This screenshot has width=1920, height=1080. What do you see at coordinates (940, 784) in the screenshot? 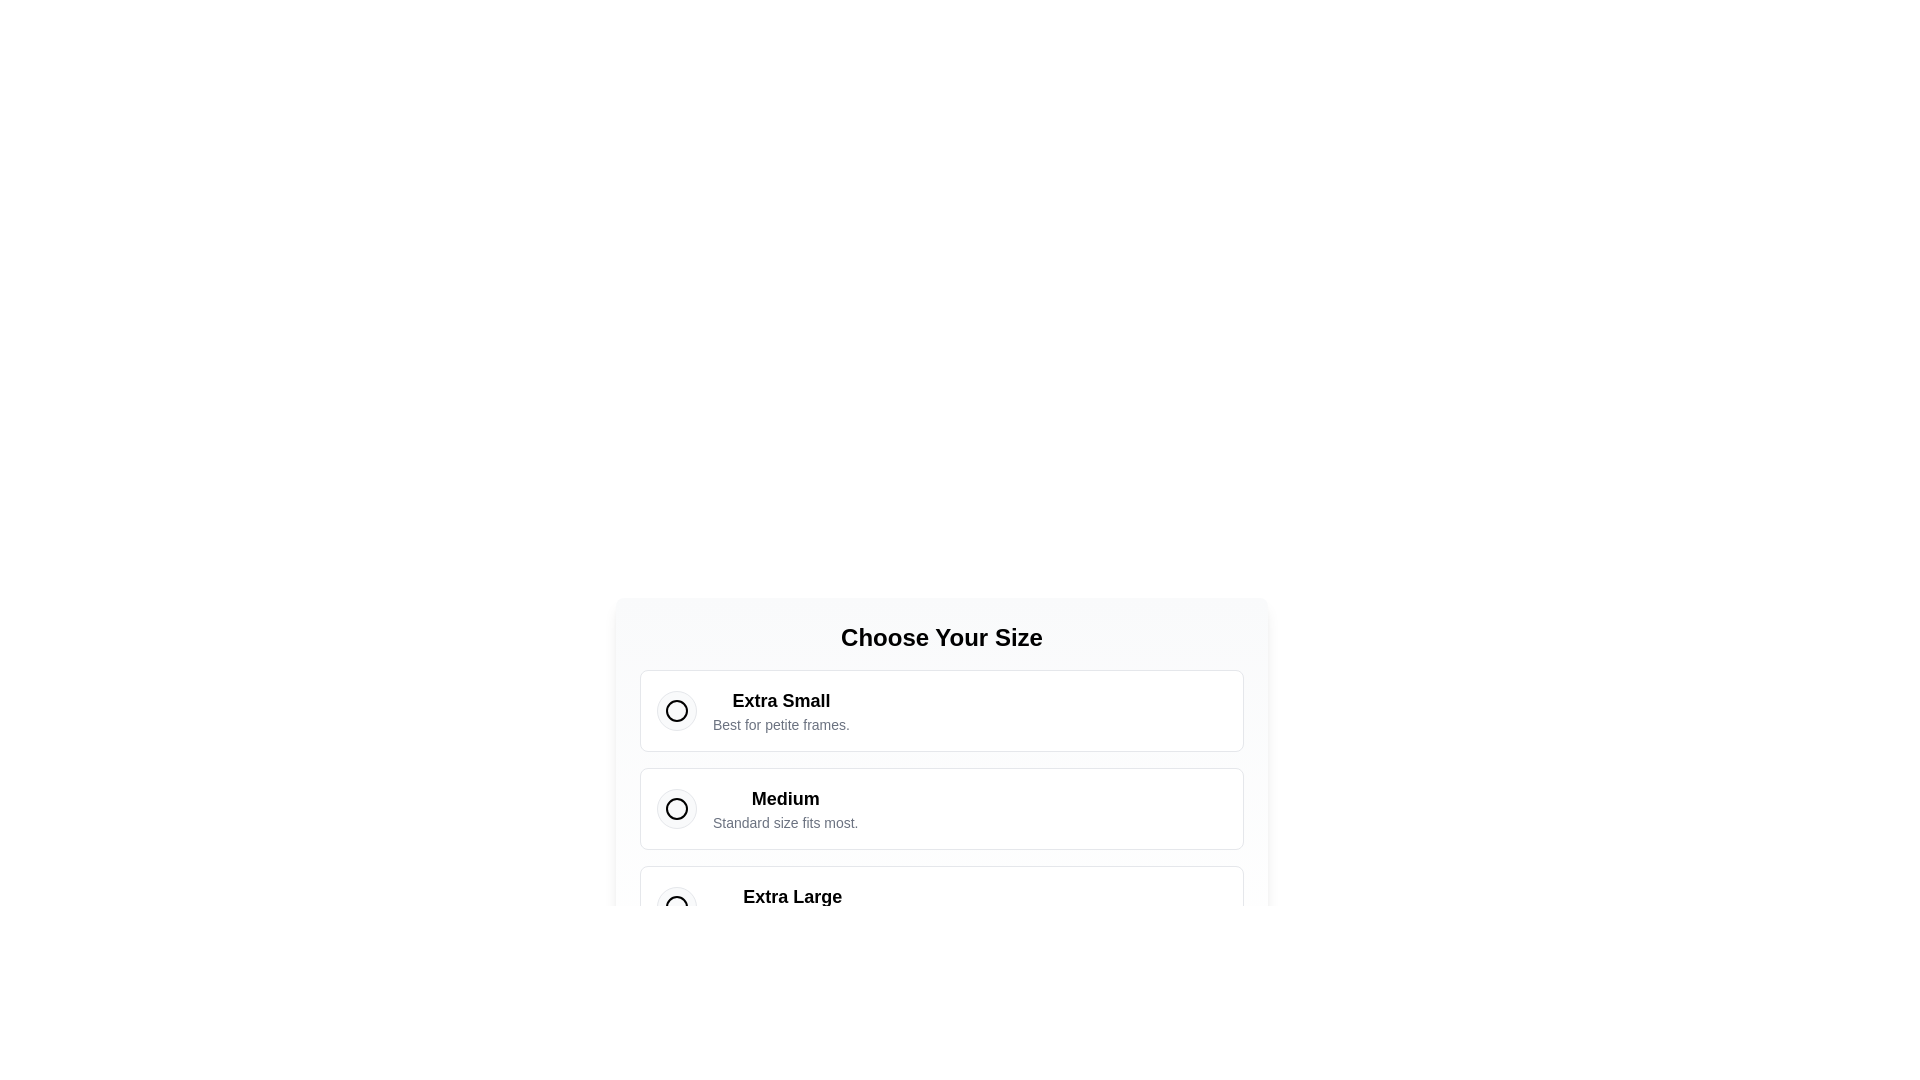
I see `the 'Medium' size selectable option in the size choice list` at bounding box center [940, 784].